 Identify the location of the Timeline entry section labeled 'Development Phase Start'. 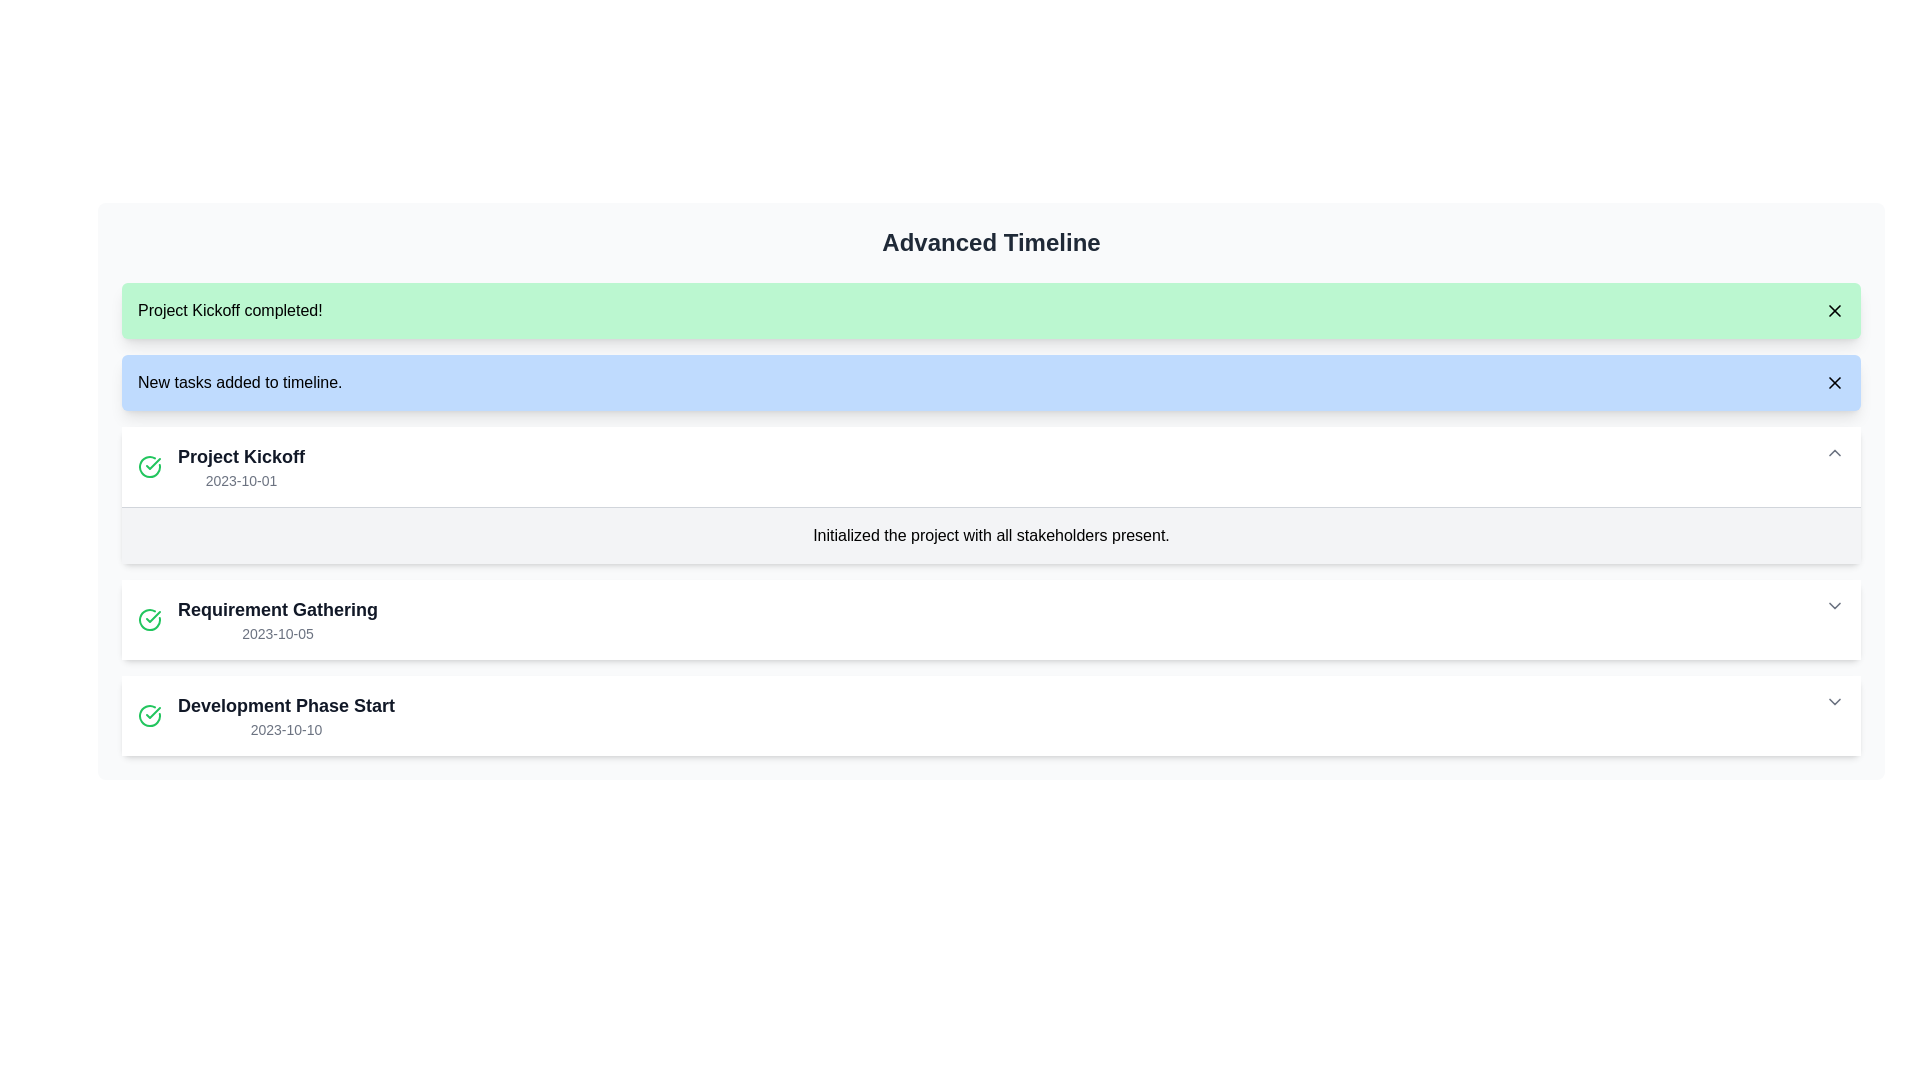
(991, 715).